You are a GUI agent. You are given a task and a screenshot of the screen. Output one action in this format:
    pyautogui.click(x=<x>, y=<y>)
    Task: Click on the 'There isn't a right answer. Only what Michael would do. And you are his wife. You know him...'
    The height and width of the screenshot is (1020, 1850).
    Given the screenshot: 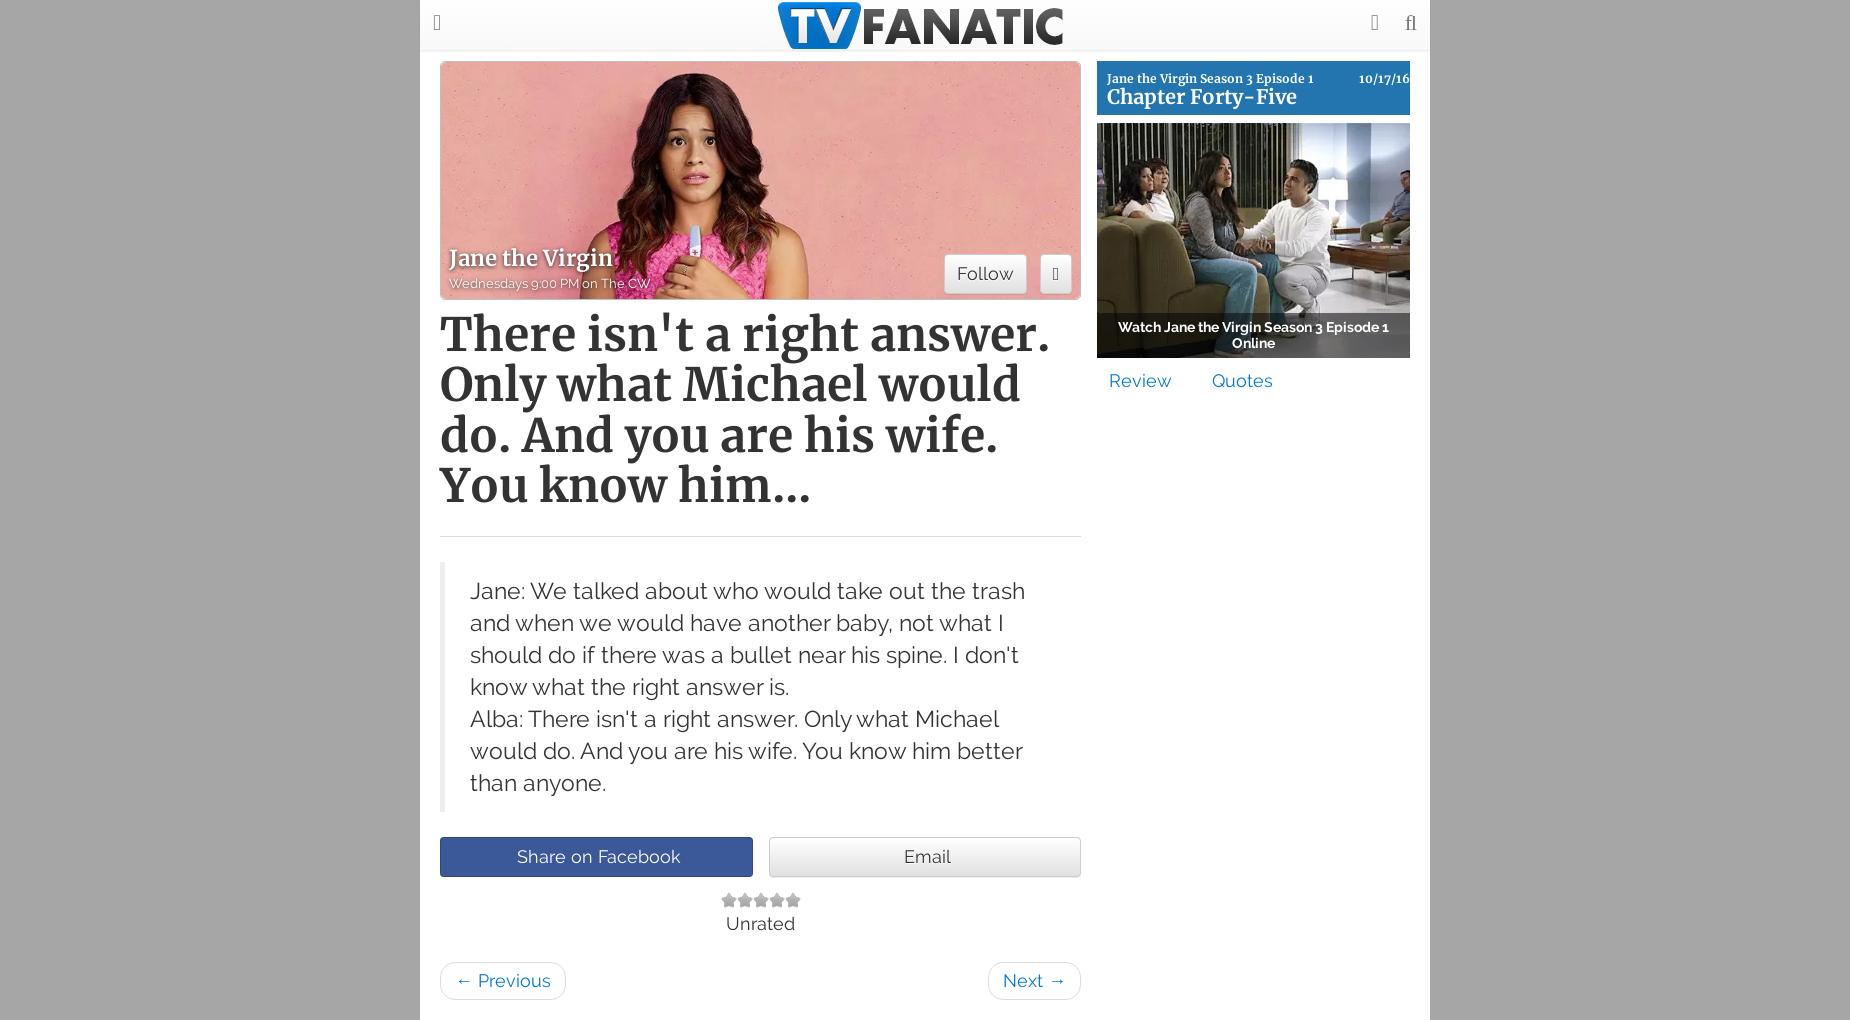 What is the action you would take?
    pyautogui.click(x=744, y=410)
    